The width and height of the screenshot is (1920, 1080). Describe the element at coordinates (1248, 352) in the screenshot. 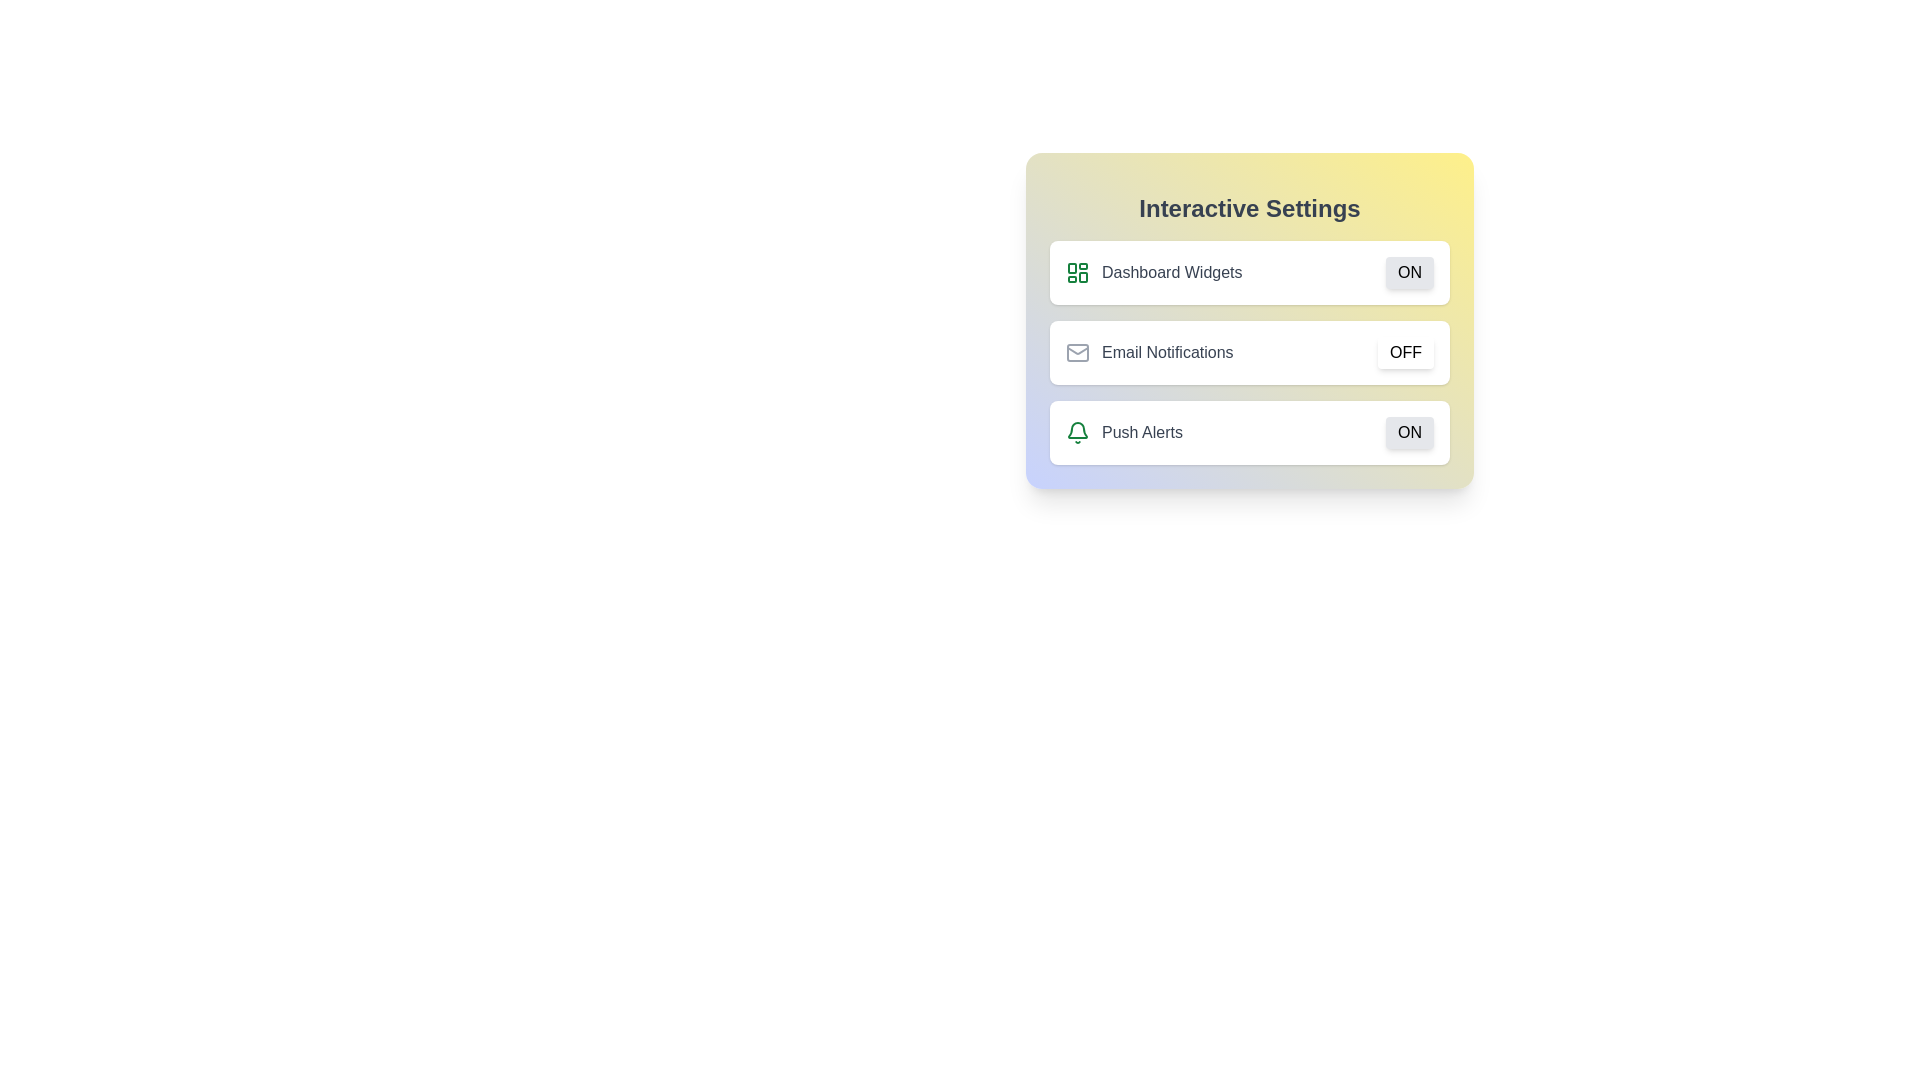

I see `the container of the setting Email Notifications` at that location.